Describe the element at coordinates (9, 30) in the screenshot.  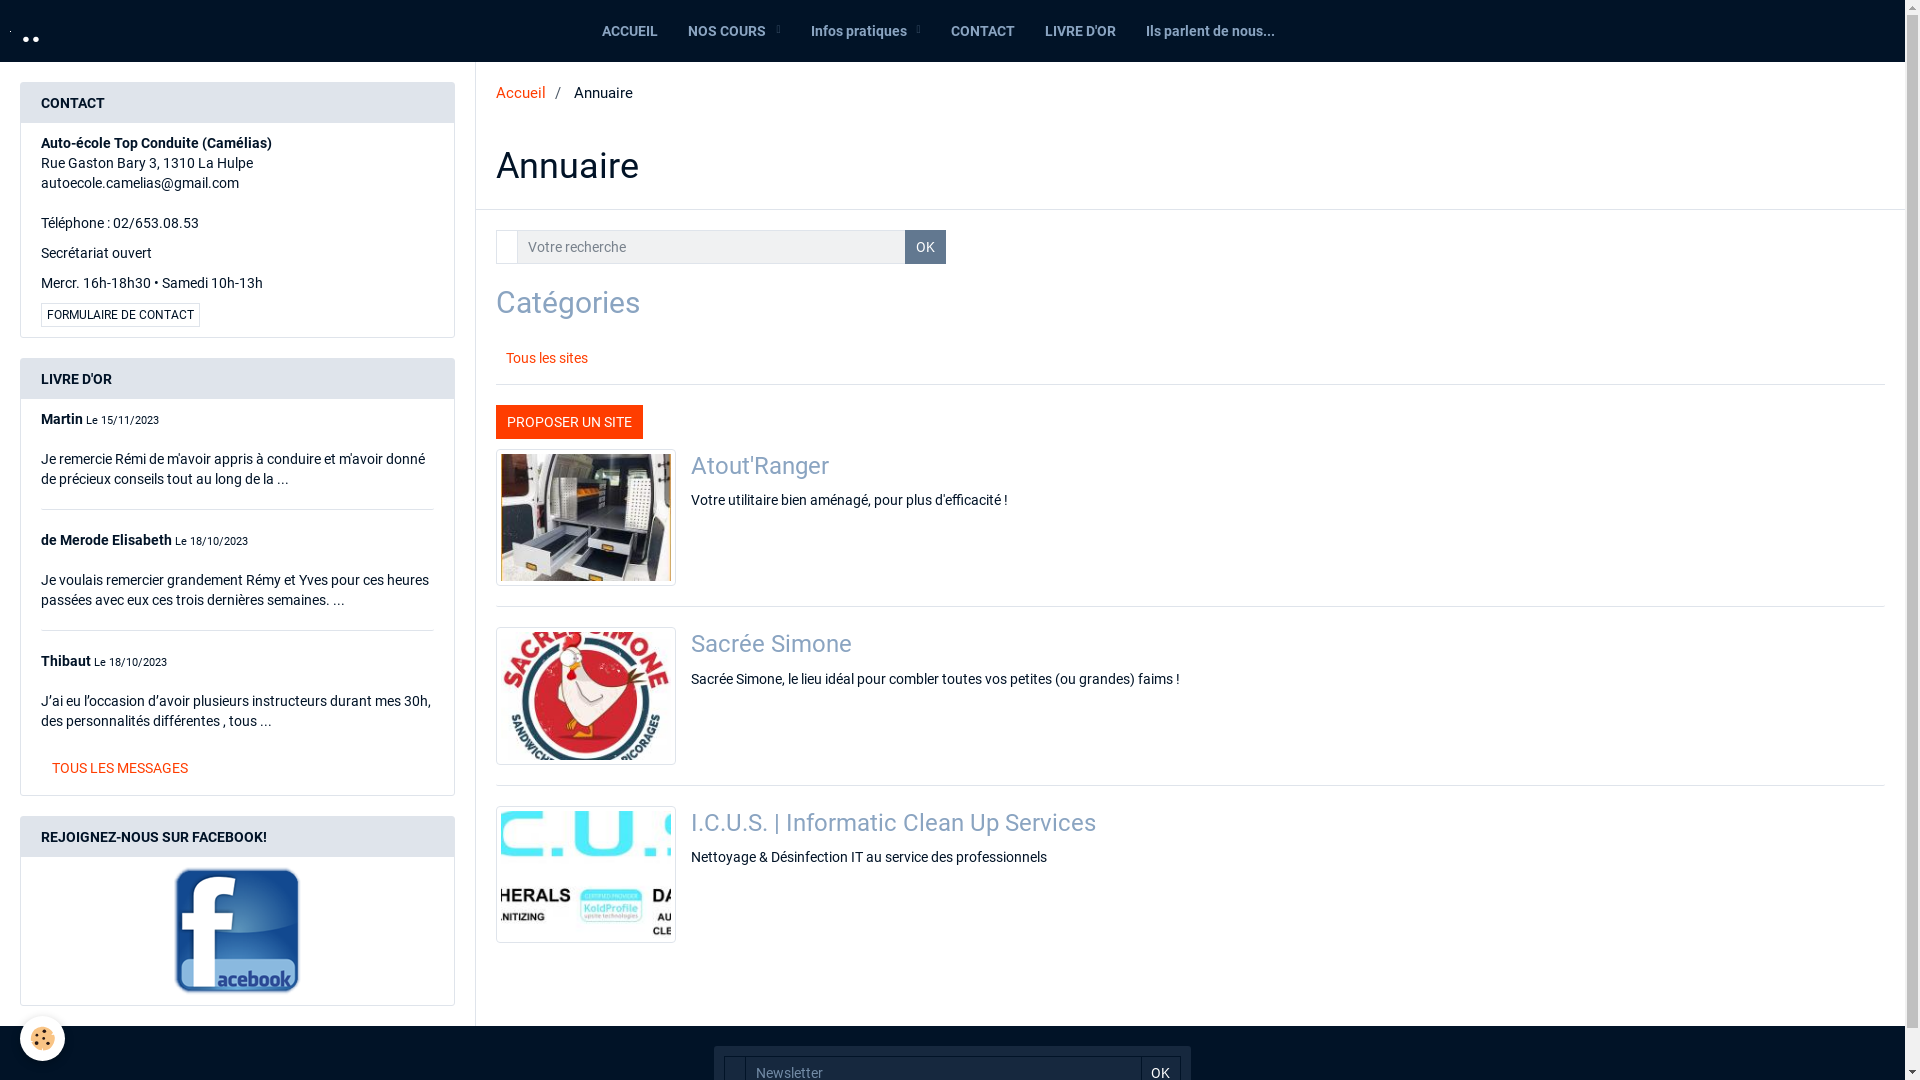
I see `'..'` at that location.